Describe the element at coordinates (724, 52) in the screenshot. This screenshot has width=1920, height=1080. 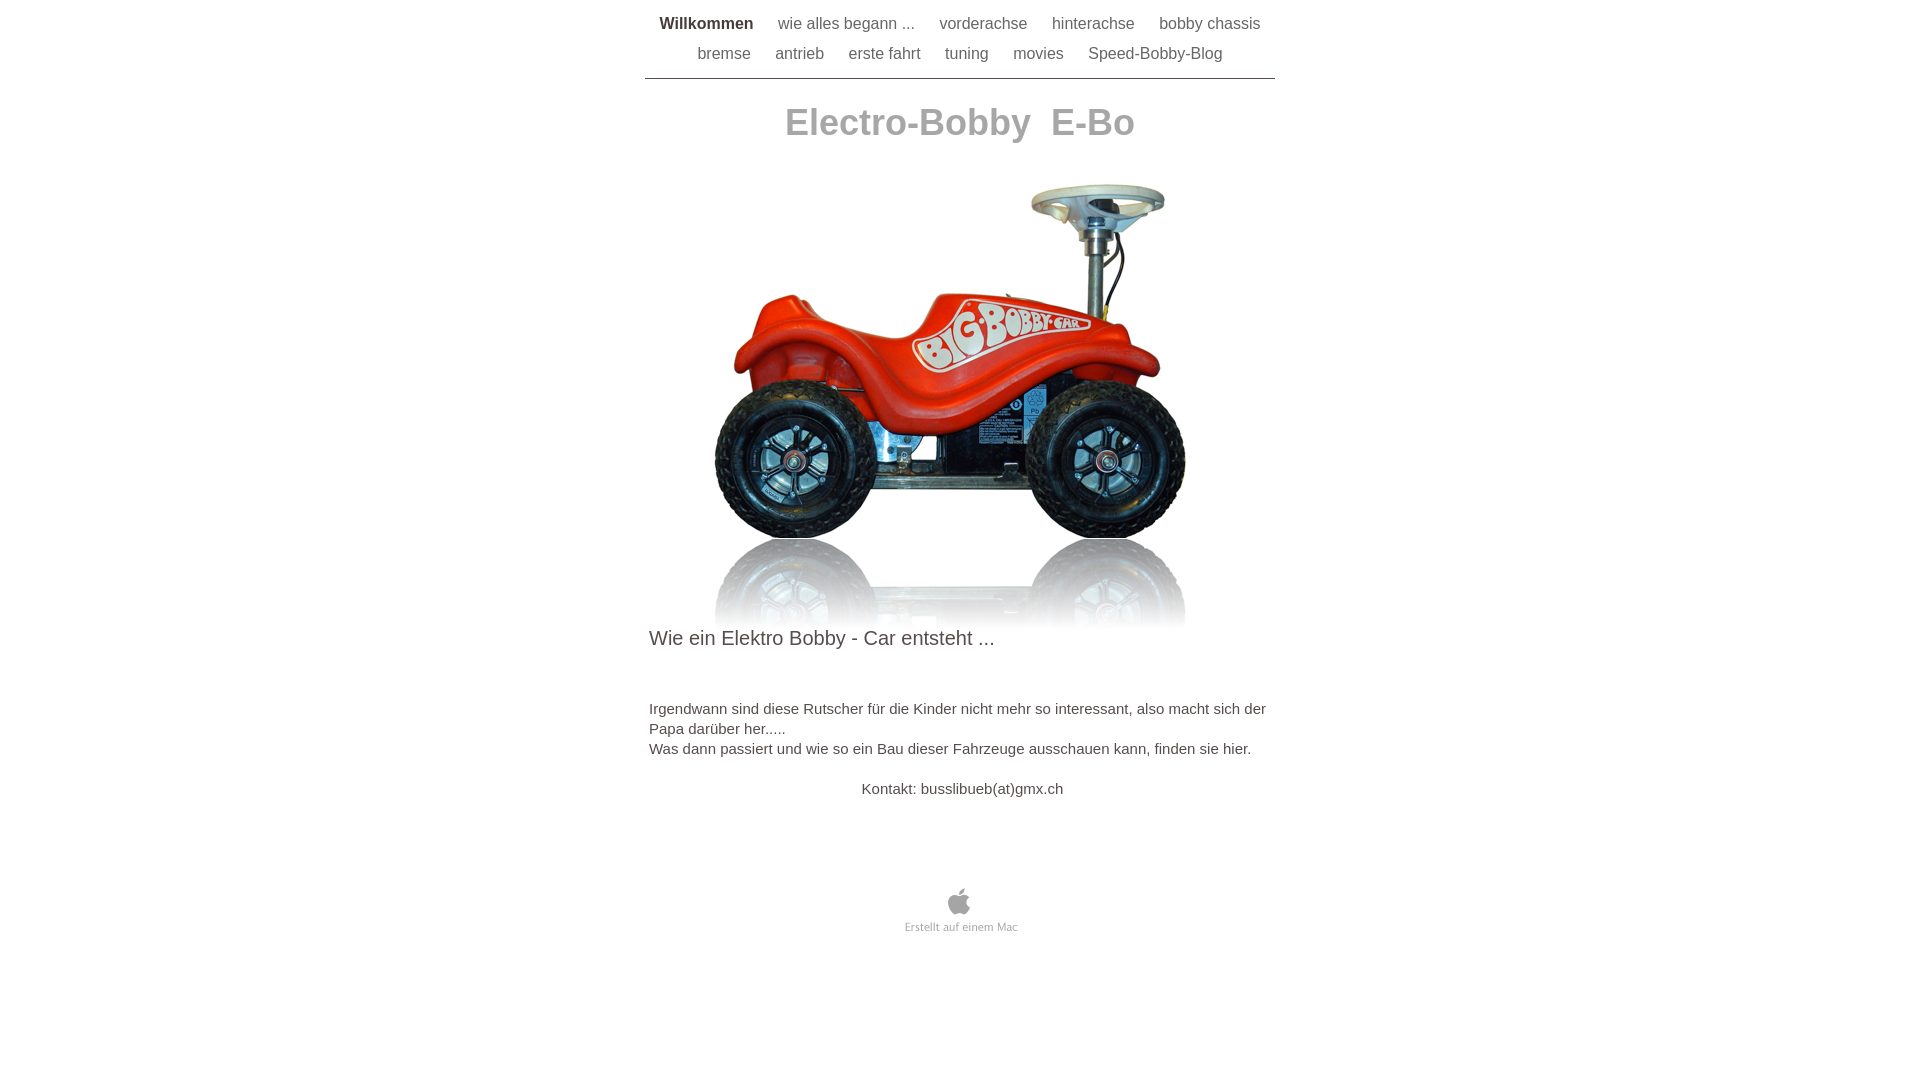
I see `'bremse'` at that location.